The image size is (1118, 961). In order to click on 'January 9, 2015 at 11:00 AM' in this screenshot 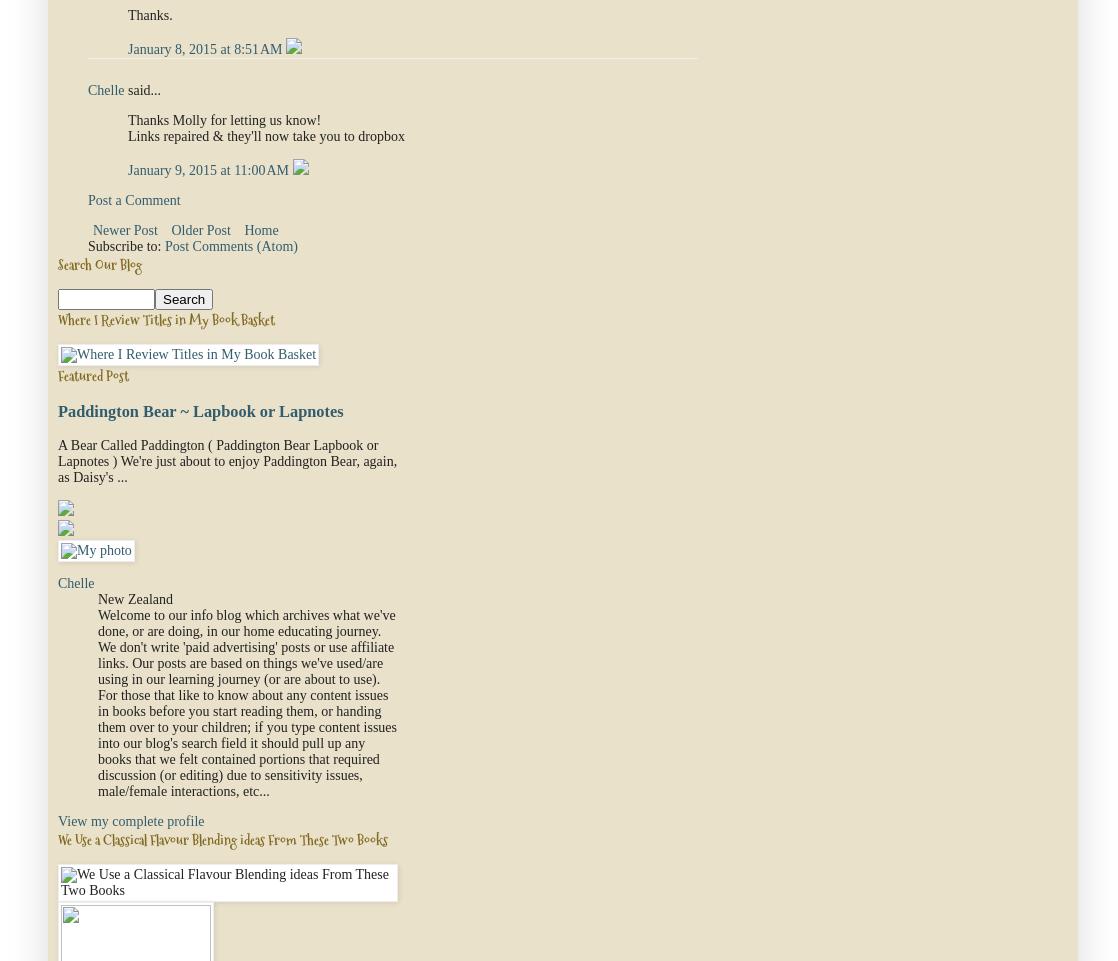, I will do `click(209, 169)`.